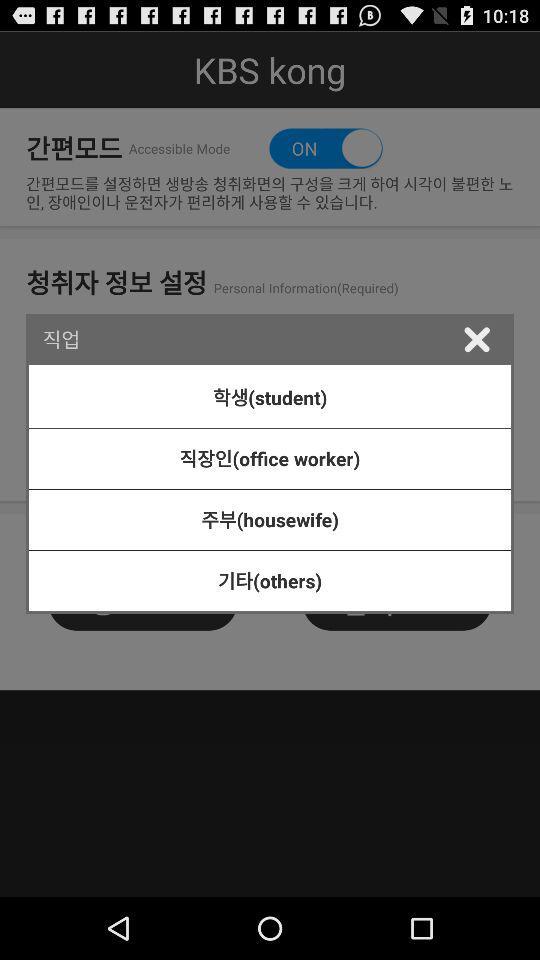 The height and width of the screenshot is (960, 540). What do you see at coordinates (475, 362) in the screenshot?
I see `the close icon` at bounding box center [475, 362].